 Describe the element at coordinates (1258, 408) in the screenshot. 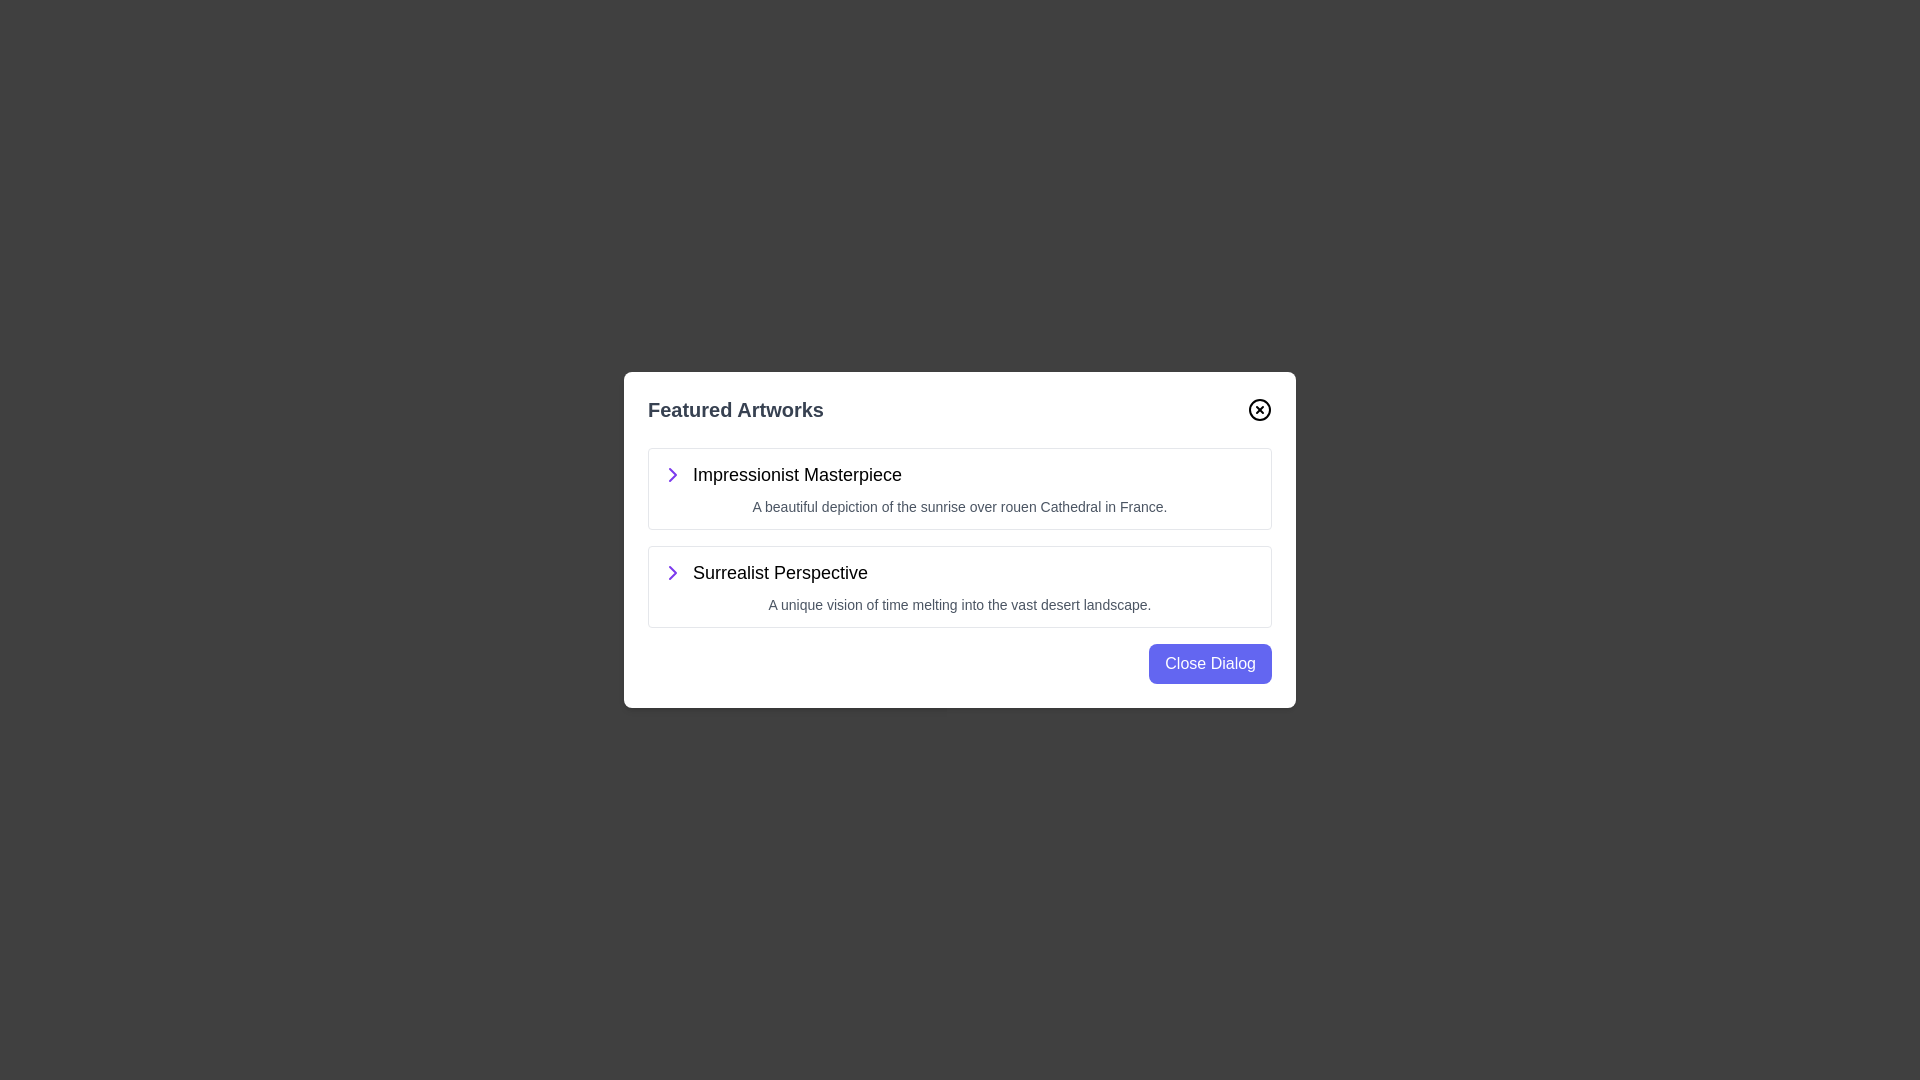

I see `close button at the top-right corner of the dialog` at that location.